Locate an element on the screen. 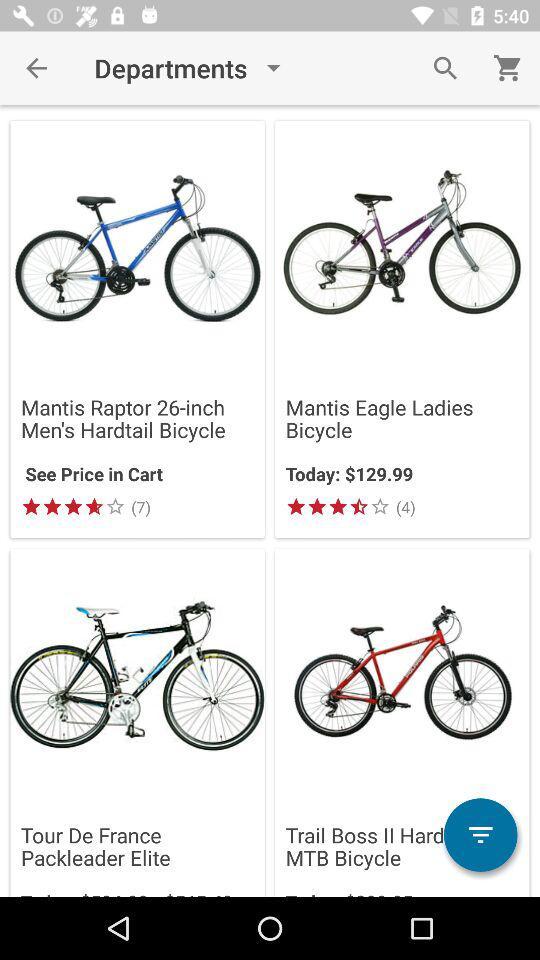 The height and width of the screenshot is (960, 540). the filter_list icon is located at coordinates (479, 835).